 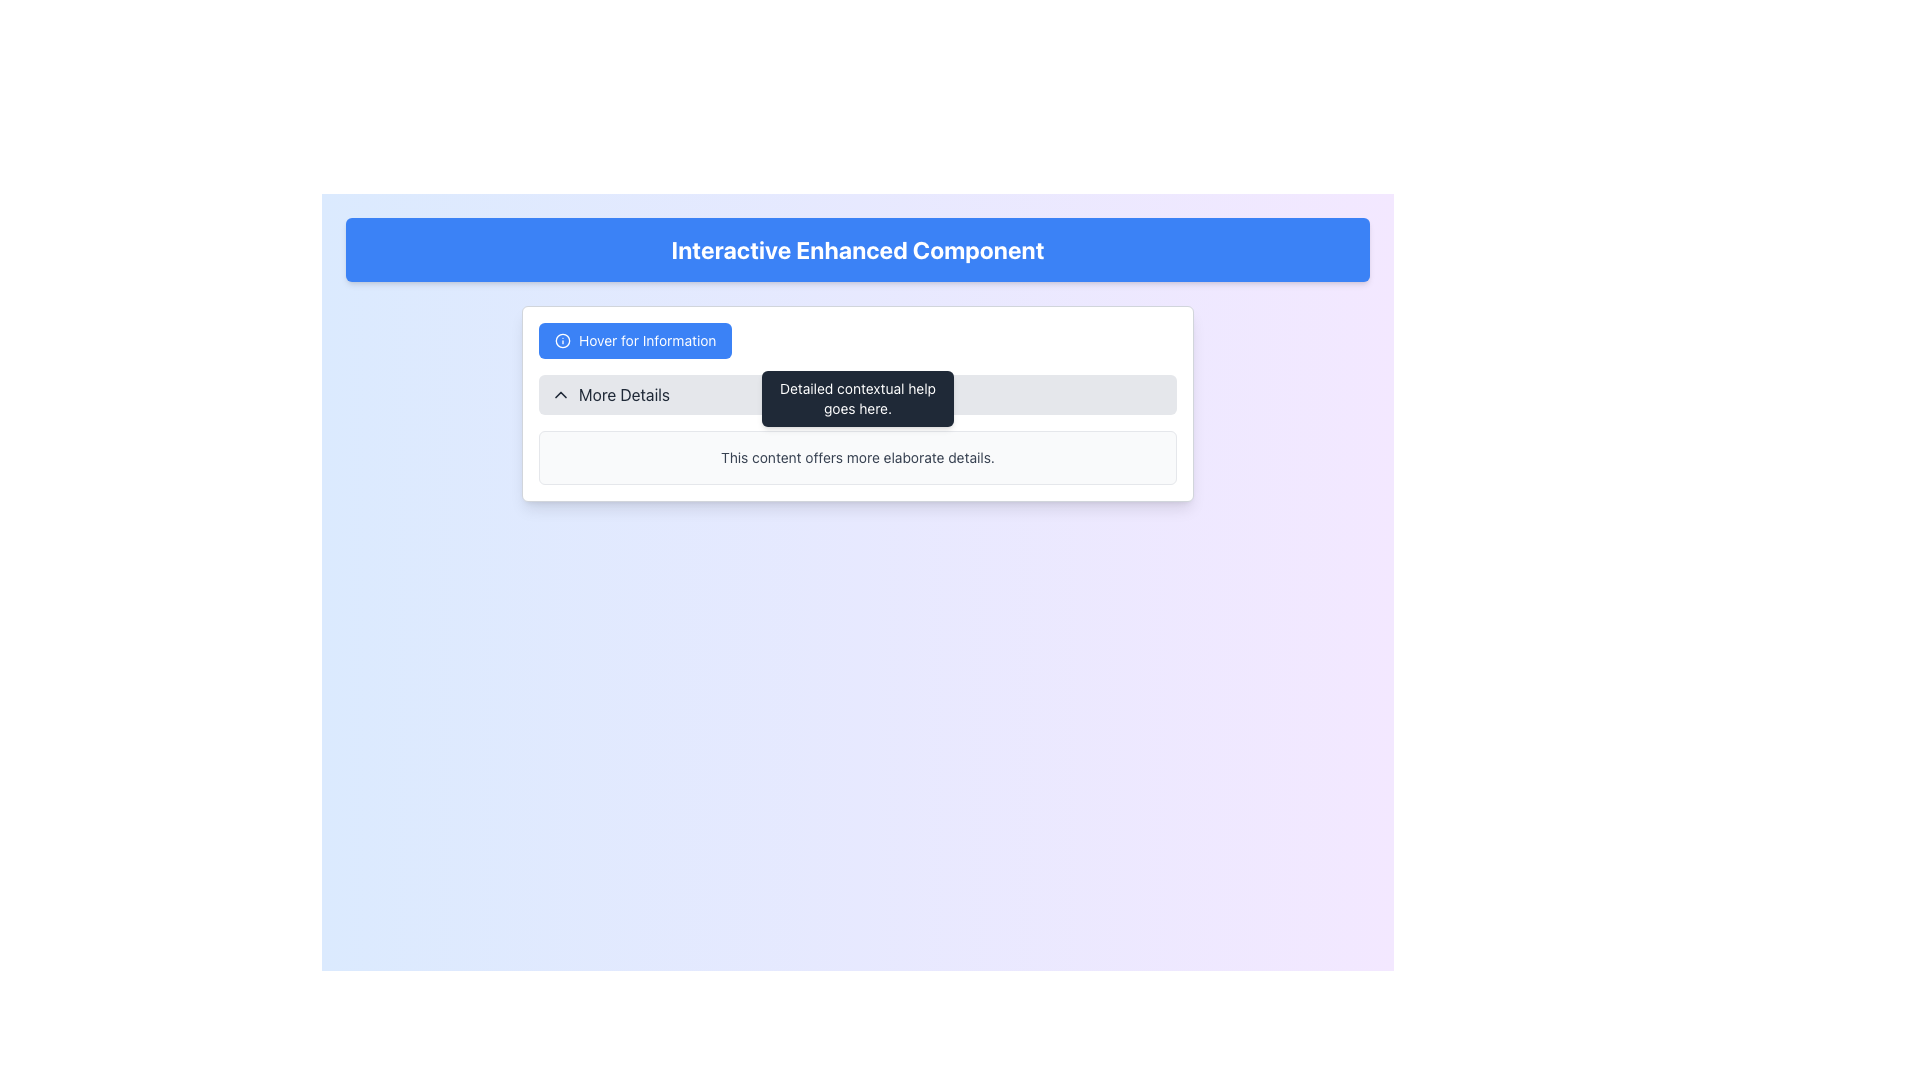 What do you see at coordinates (561, 339) in the screenshot?
I see `the circular graphical shape that is part of the SVG icon located near the top left of the 'Hover for Information' button` at bounding box center [561, 339].